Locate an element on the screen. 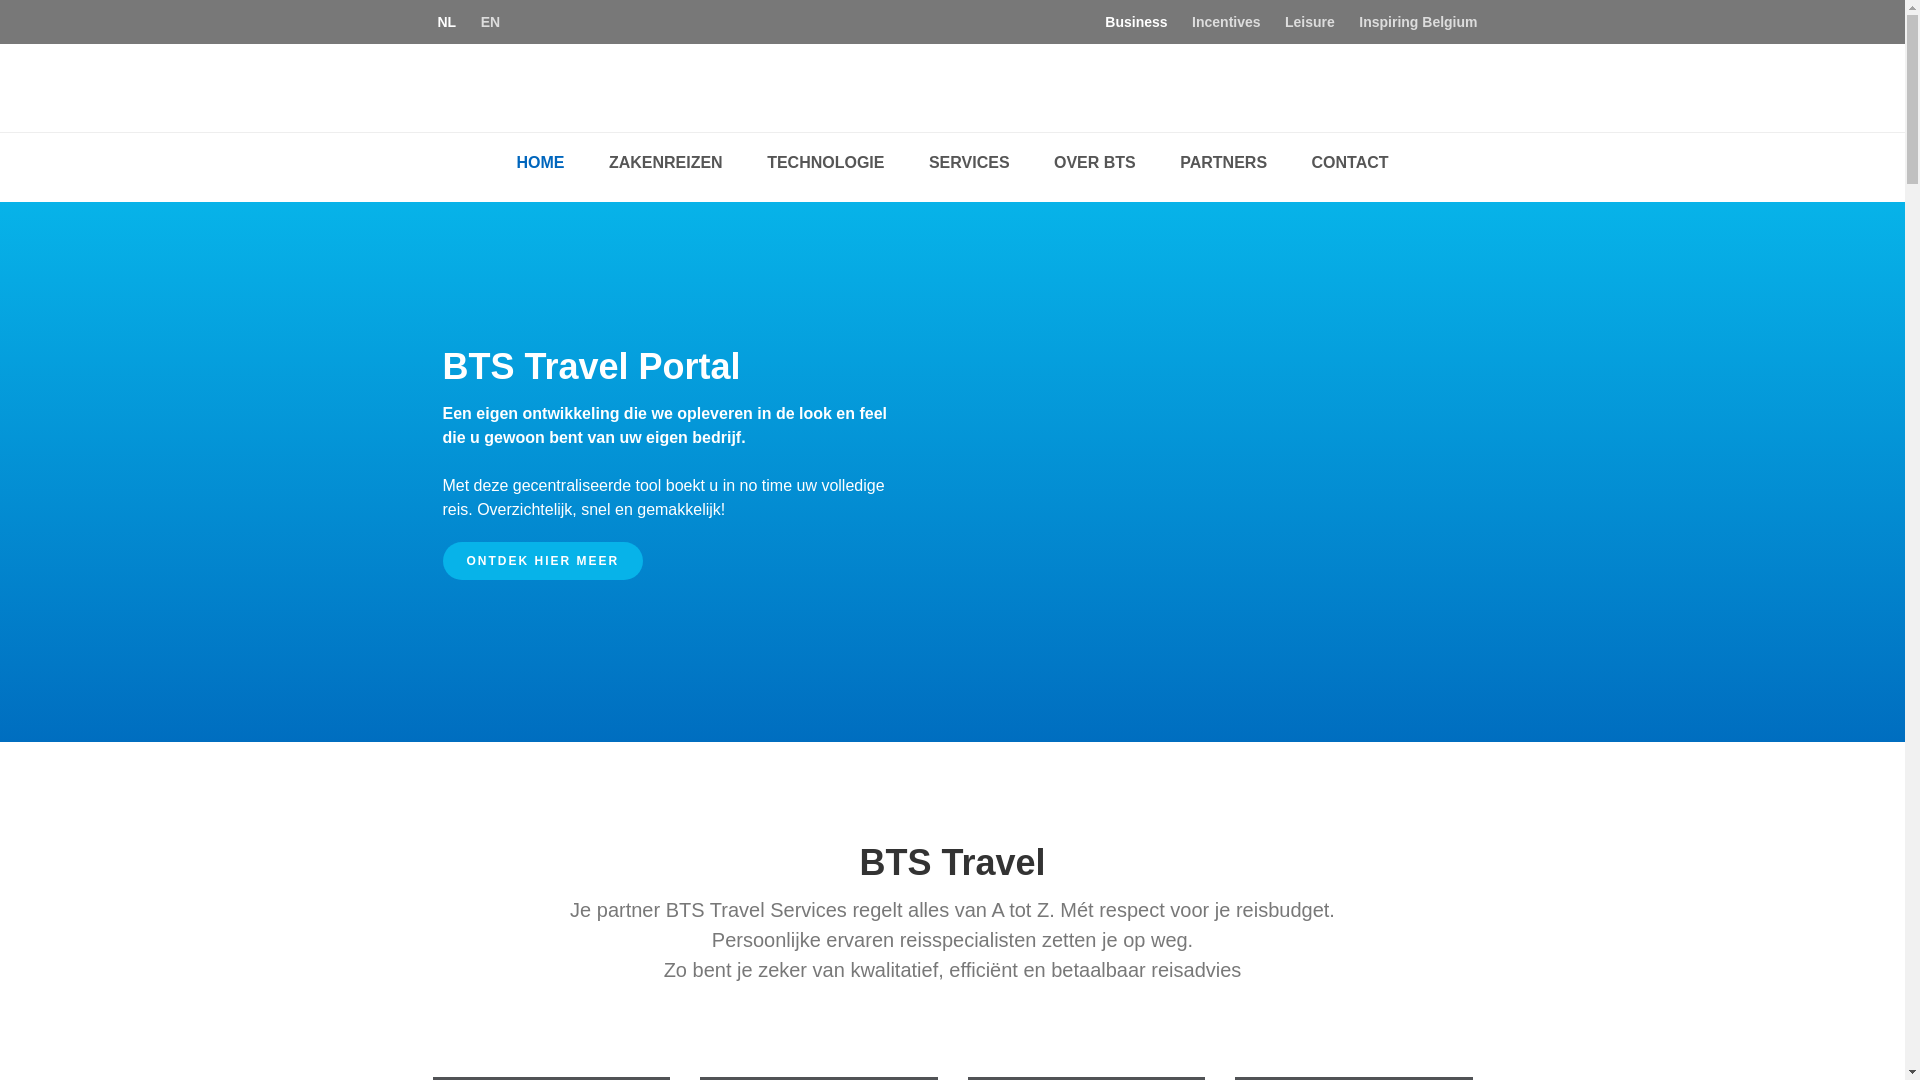  'TECHNOLOGIE' is located at coordinates (825, 161).